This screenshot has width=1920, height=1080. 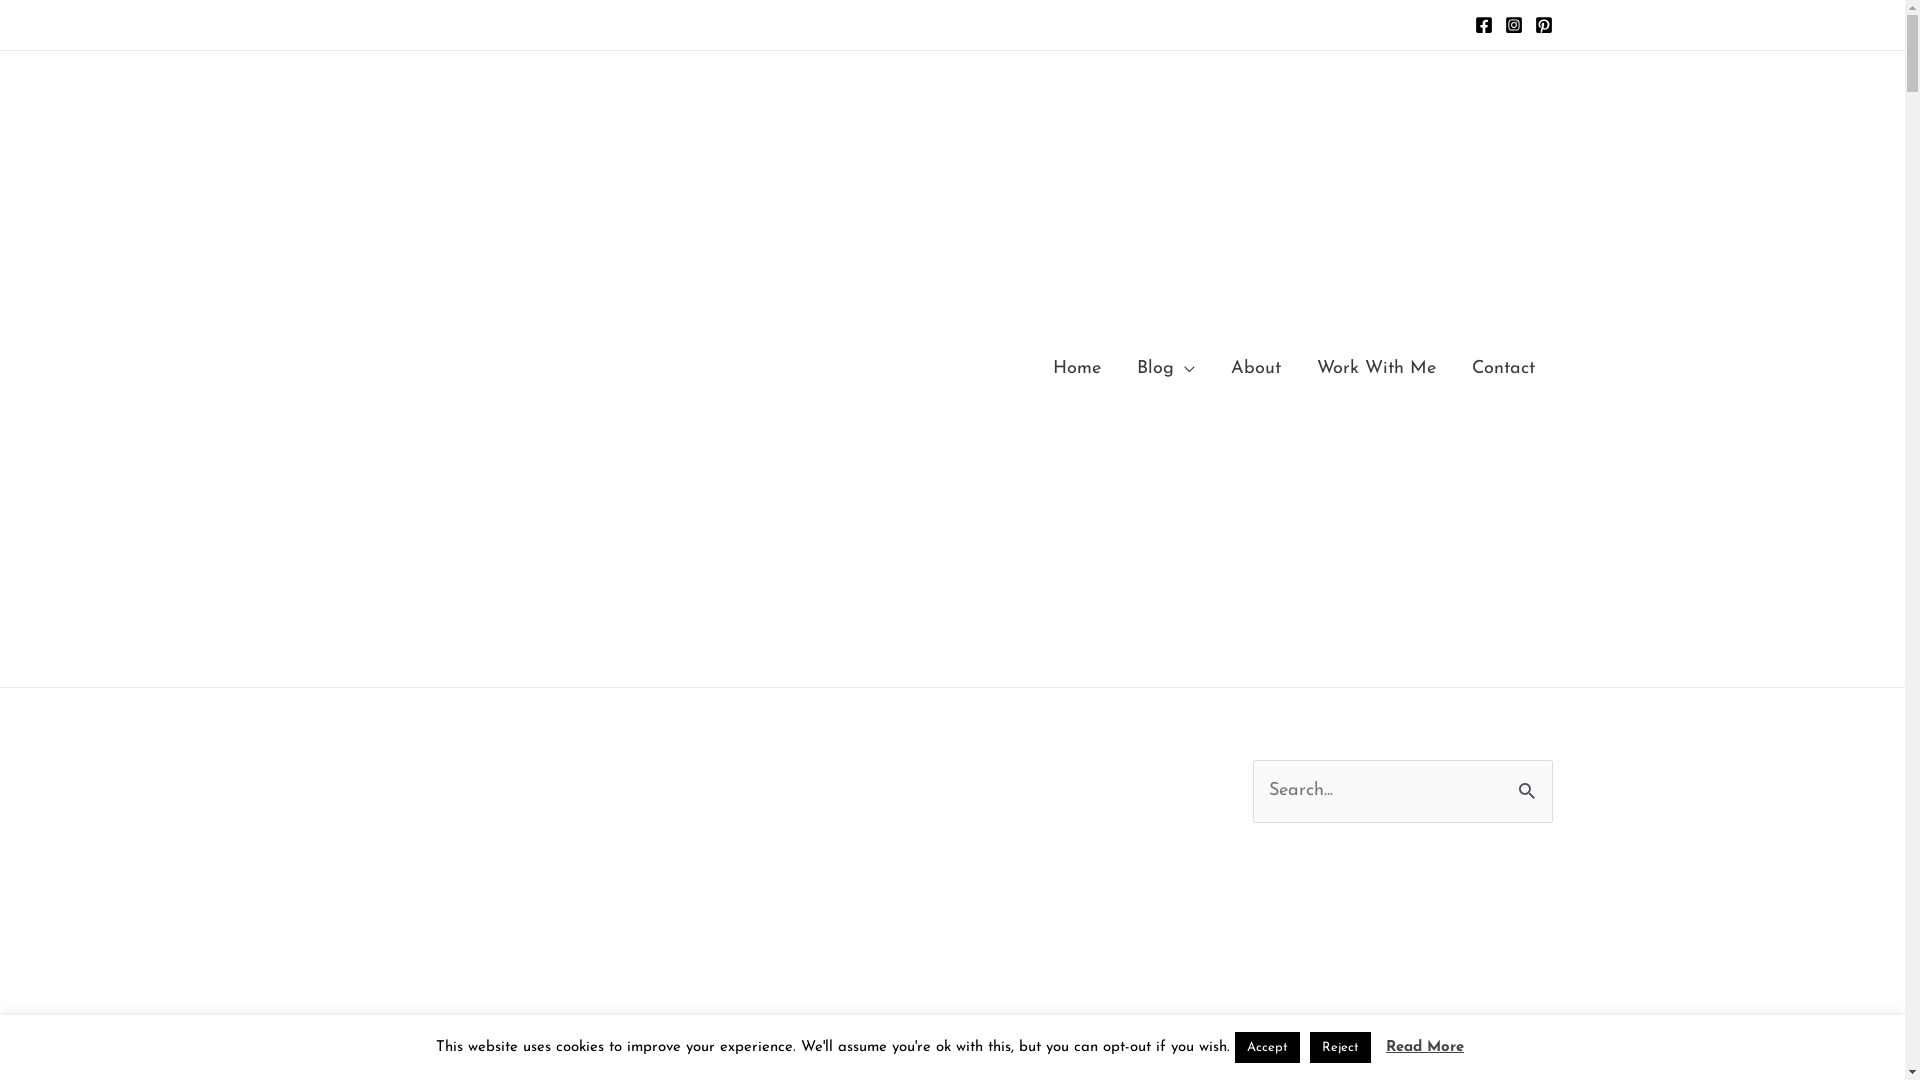 What do you see at coordinates (1253, 369) in the screenshot?
I see `'About'` at bounding box center [1253, 369].